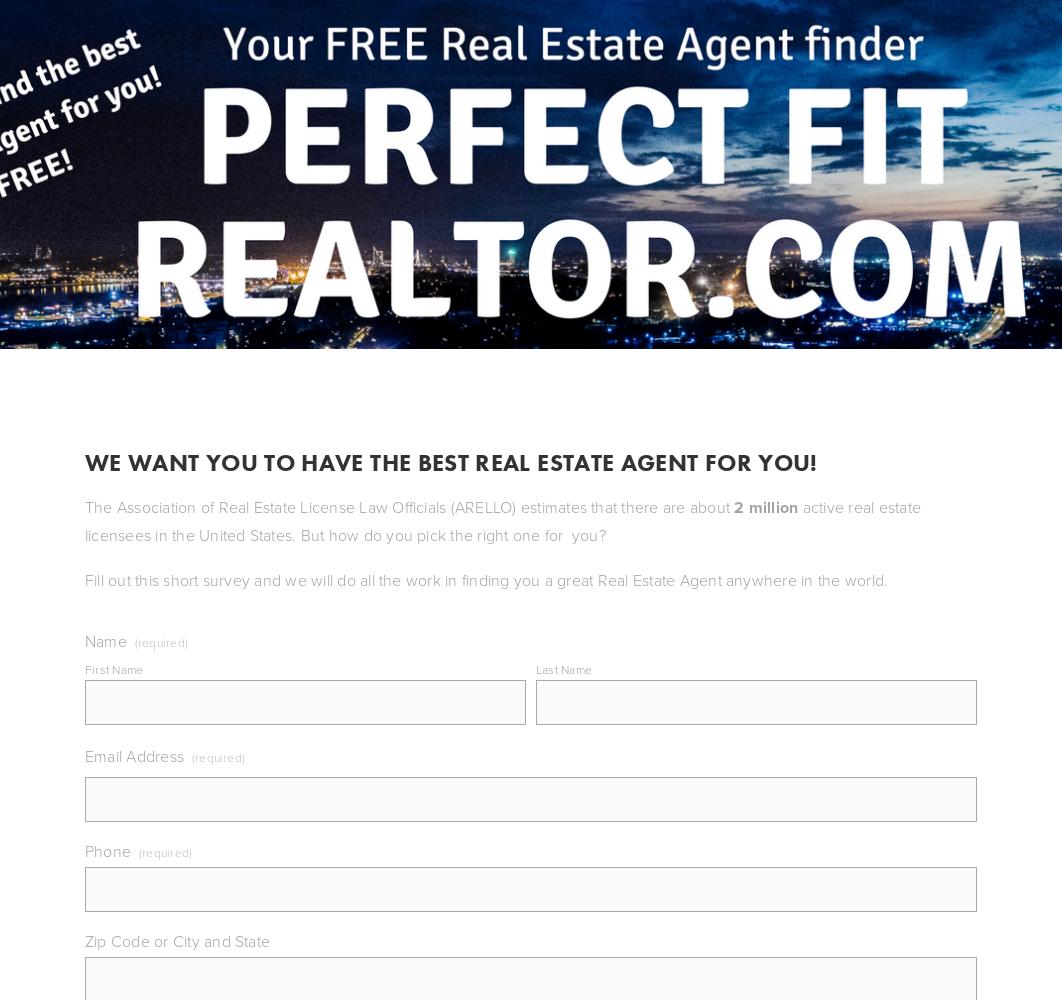 This screenshot has height=1000, width=1062. What do you see at coordinates (486, 579) in the screenshot?
I see `'Fill out this short survey and we will do all the work in finding you a great Real Estate Agent anywhere in the world.'` at bounding box center [486, 579].